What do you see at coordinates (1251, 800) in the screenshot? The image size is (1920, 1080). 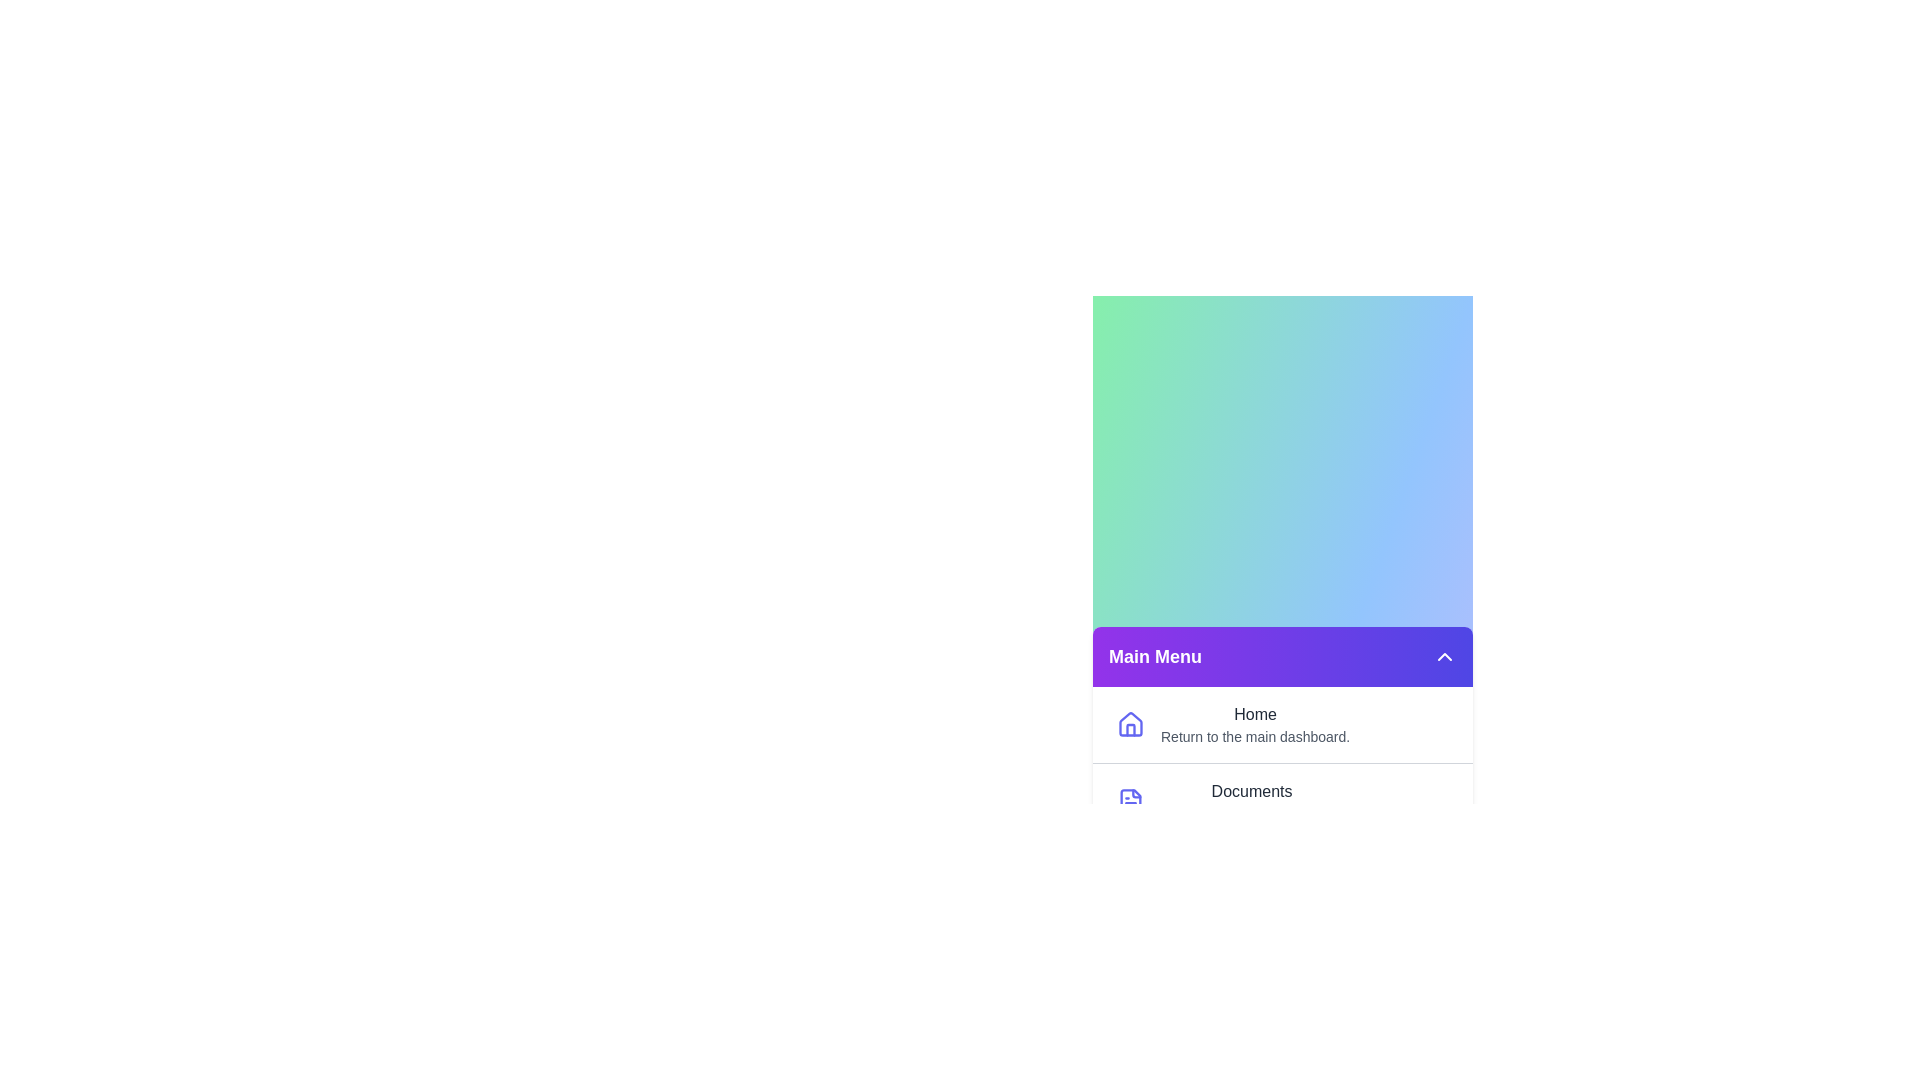 I see `the label Documents from the menu` at bounding box center [1251, 800].